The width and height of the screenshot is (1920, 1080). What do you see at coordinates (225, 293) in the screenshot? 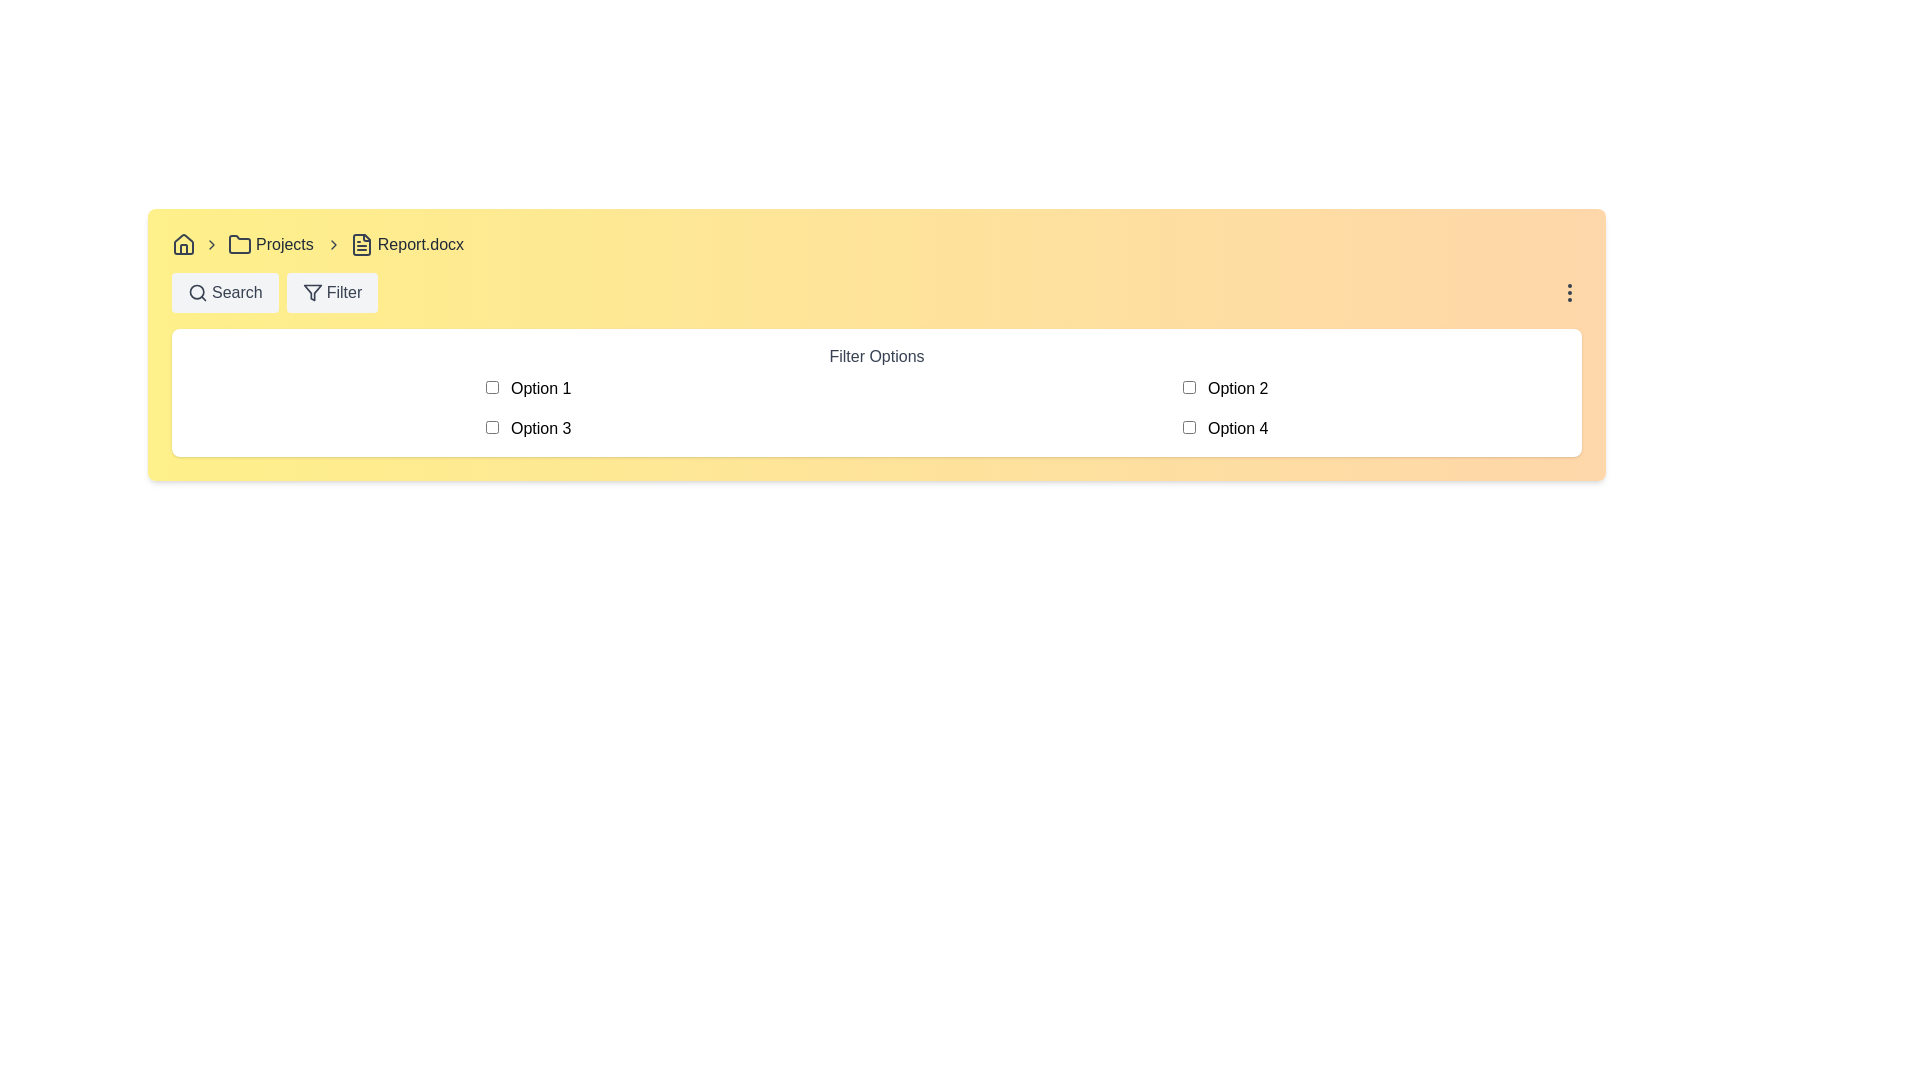
I see `the search button located to the left of the 'Filter' button` at bounding box center [225, 293].